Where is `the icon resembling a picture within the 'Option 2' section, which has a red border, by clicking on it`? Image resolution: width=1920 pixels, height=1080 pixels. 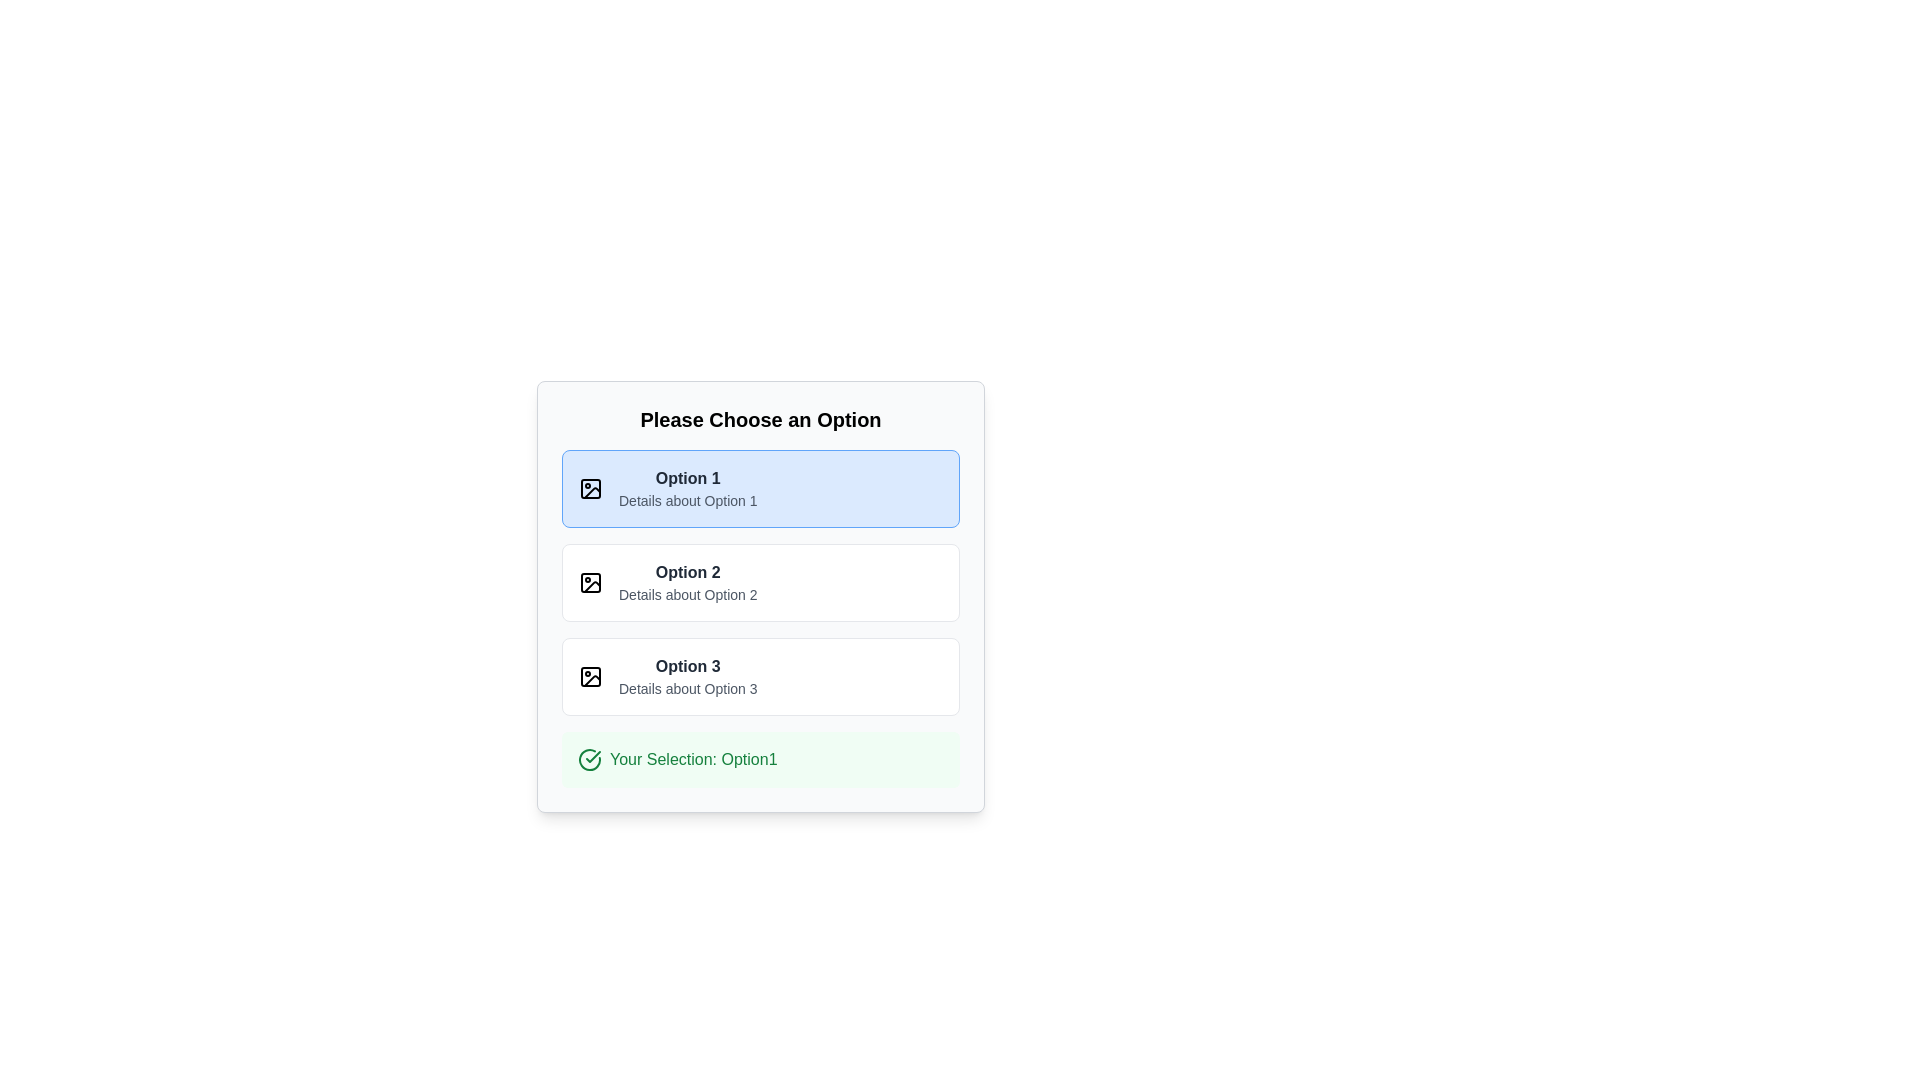 the icon resembling a picture within the 'Option 2' section, which has a red border, by clicking on it is located at coordinates (589, 582).